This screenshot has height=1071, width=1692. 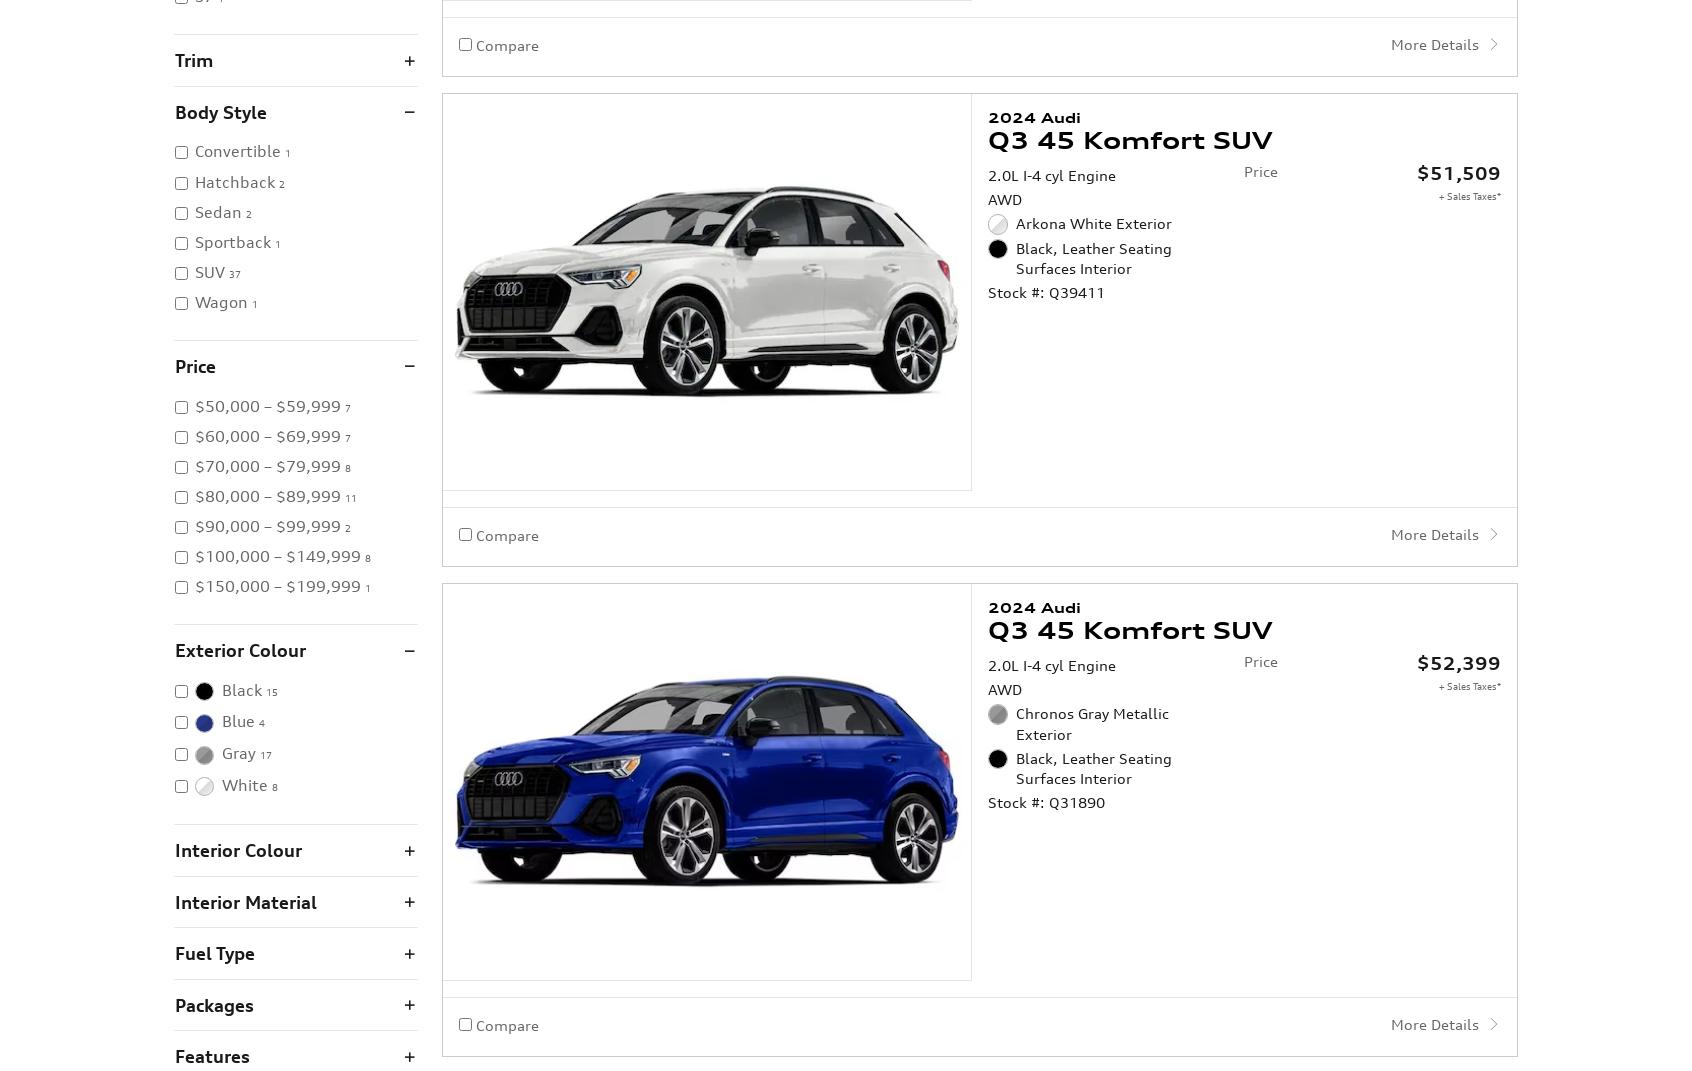 I want to click on 'Stock #: Q39411', so click(x=1044, y=292).